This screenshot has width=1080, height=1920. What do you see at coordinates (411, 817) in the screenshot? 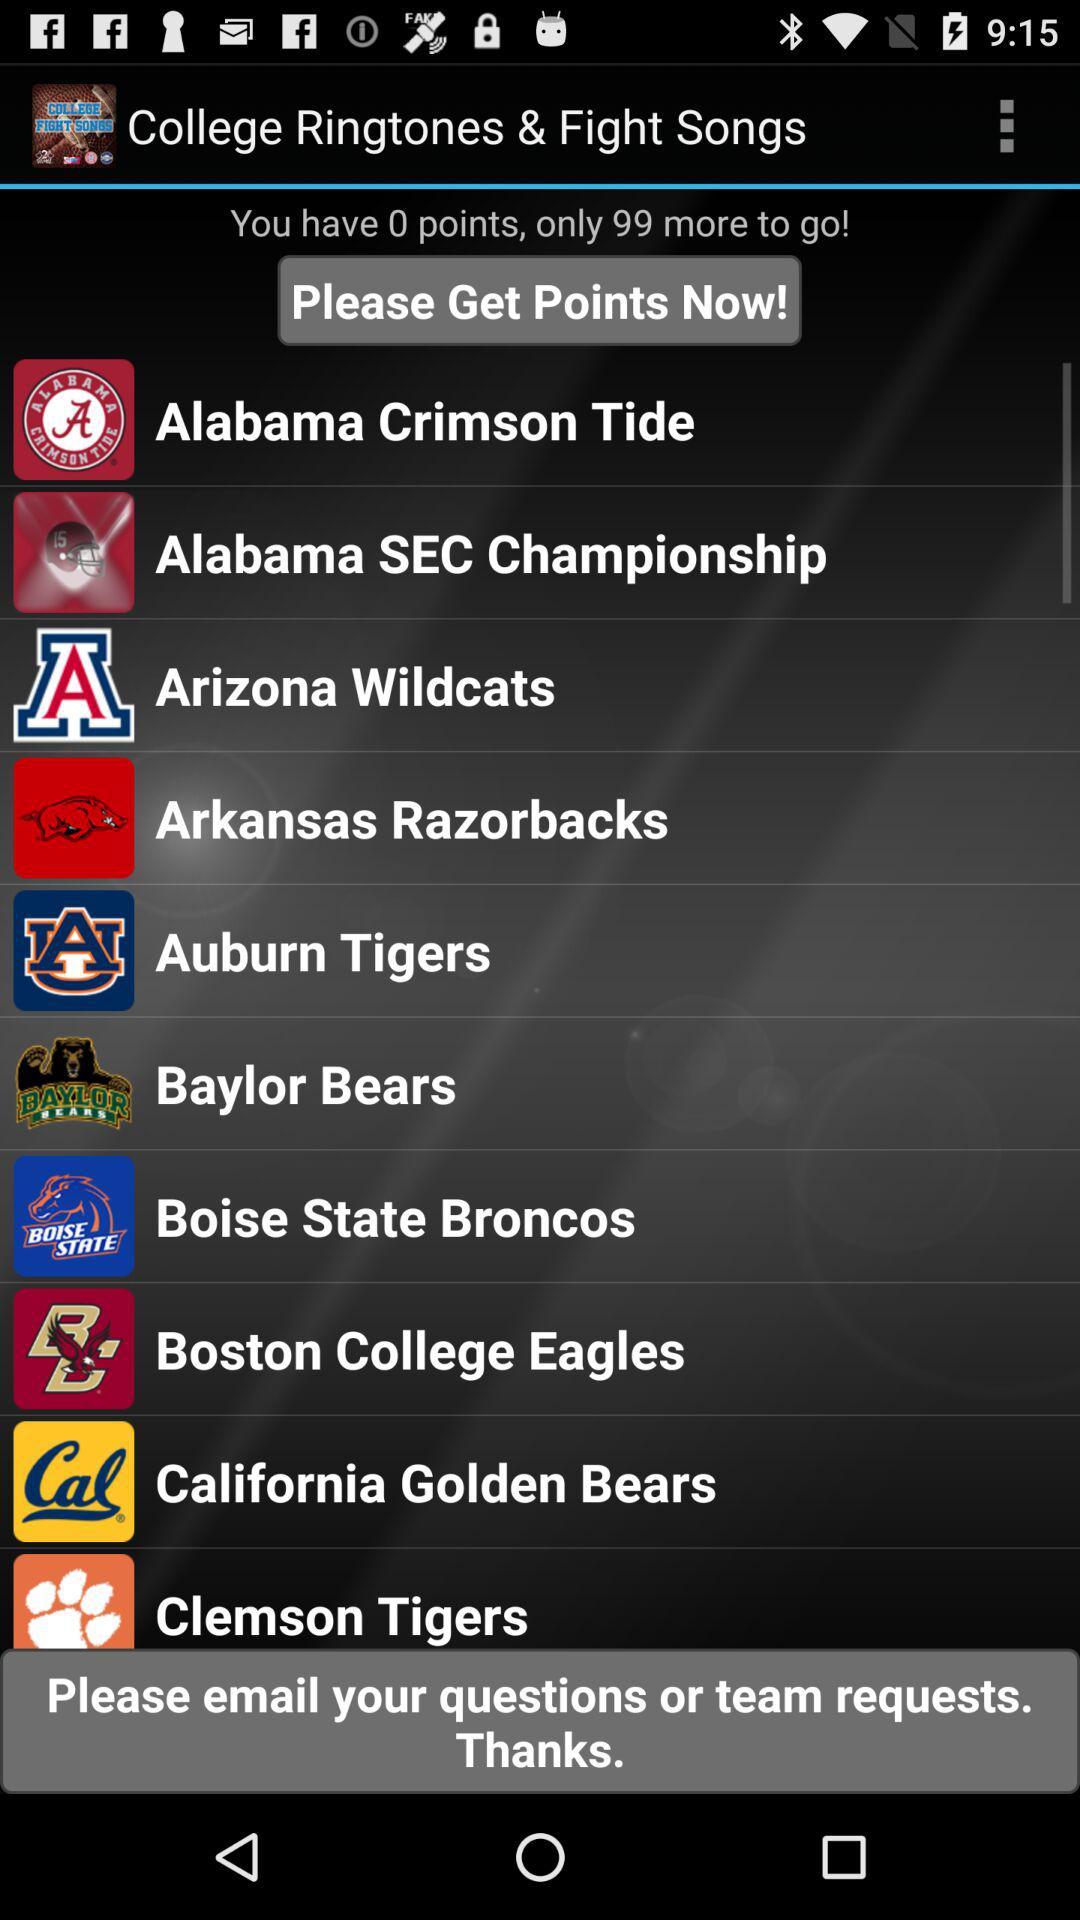
I see `app above the auburn tigers item` at bounding box center [411, 817].